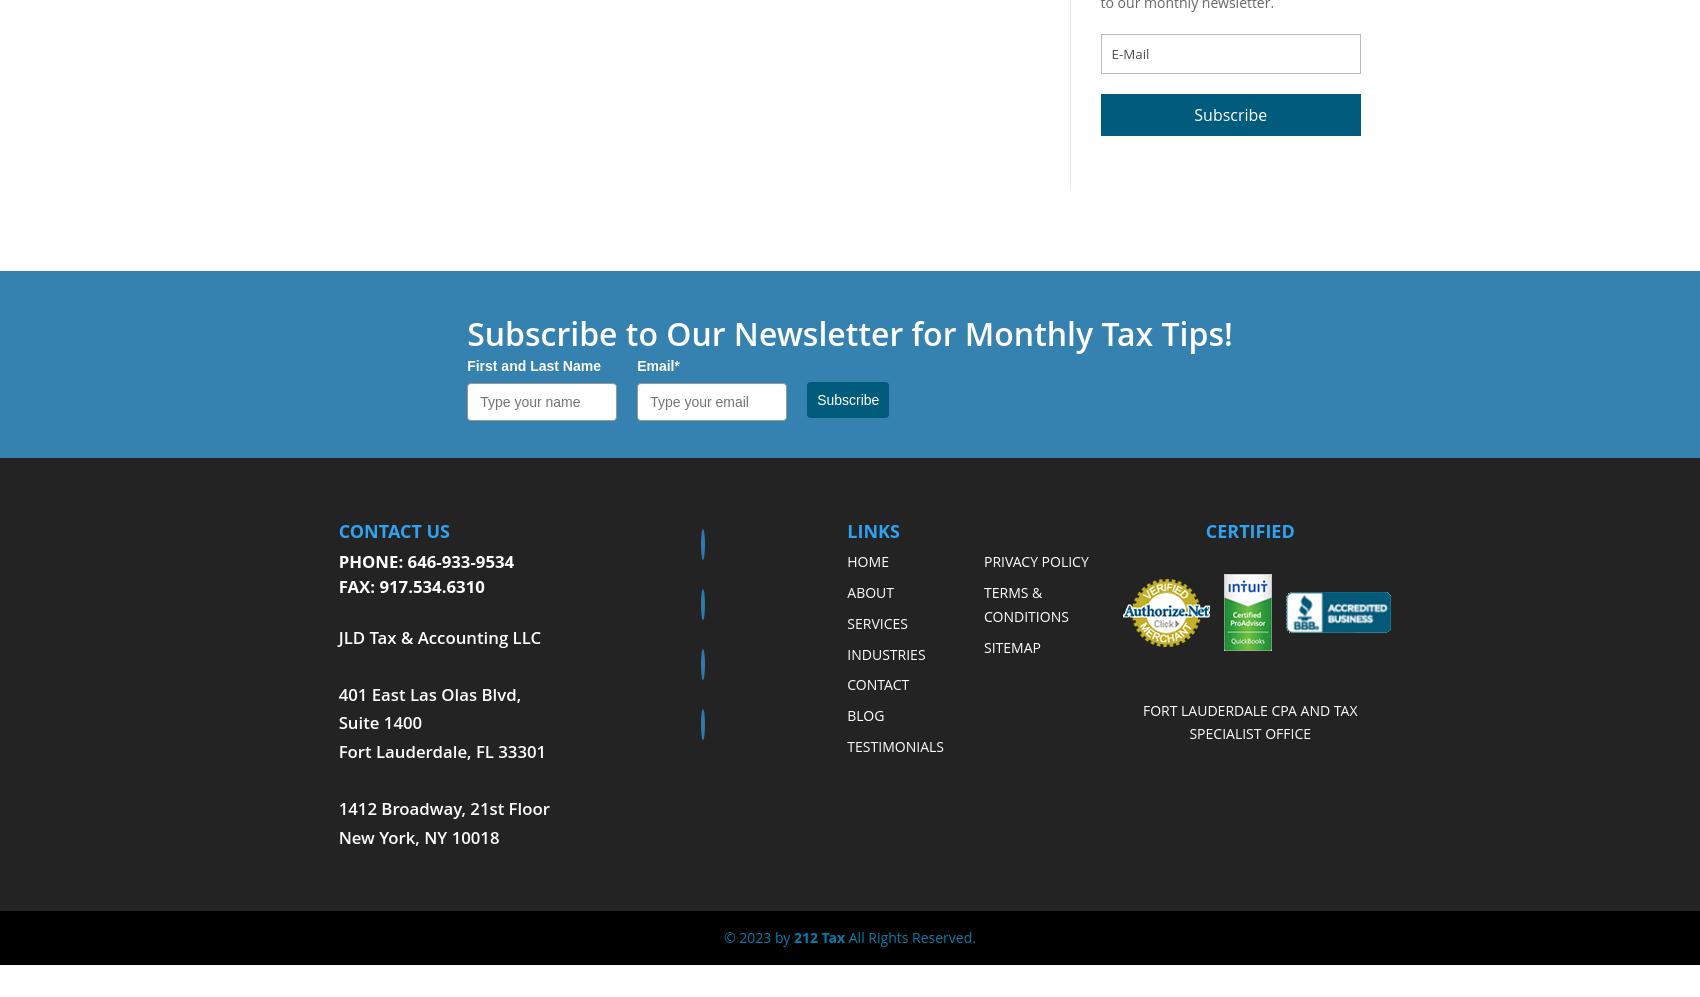 This screenshot has height=997, width=1700. What do you see at coordinates (1024, 602) in the screenshot?
I see `'TERMS & CONDITIONS'` at bounding box center [1024, 602].